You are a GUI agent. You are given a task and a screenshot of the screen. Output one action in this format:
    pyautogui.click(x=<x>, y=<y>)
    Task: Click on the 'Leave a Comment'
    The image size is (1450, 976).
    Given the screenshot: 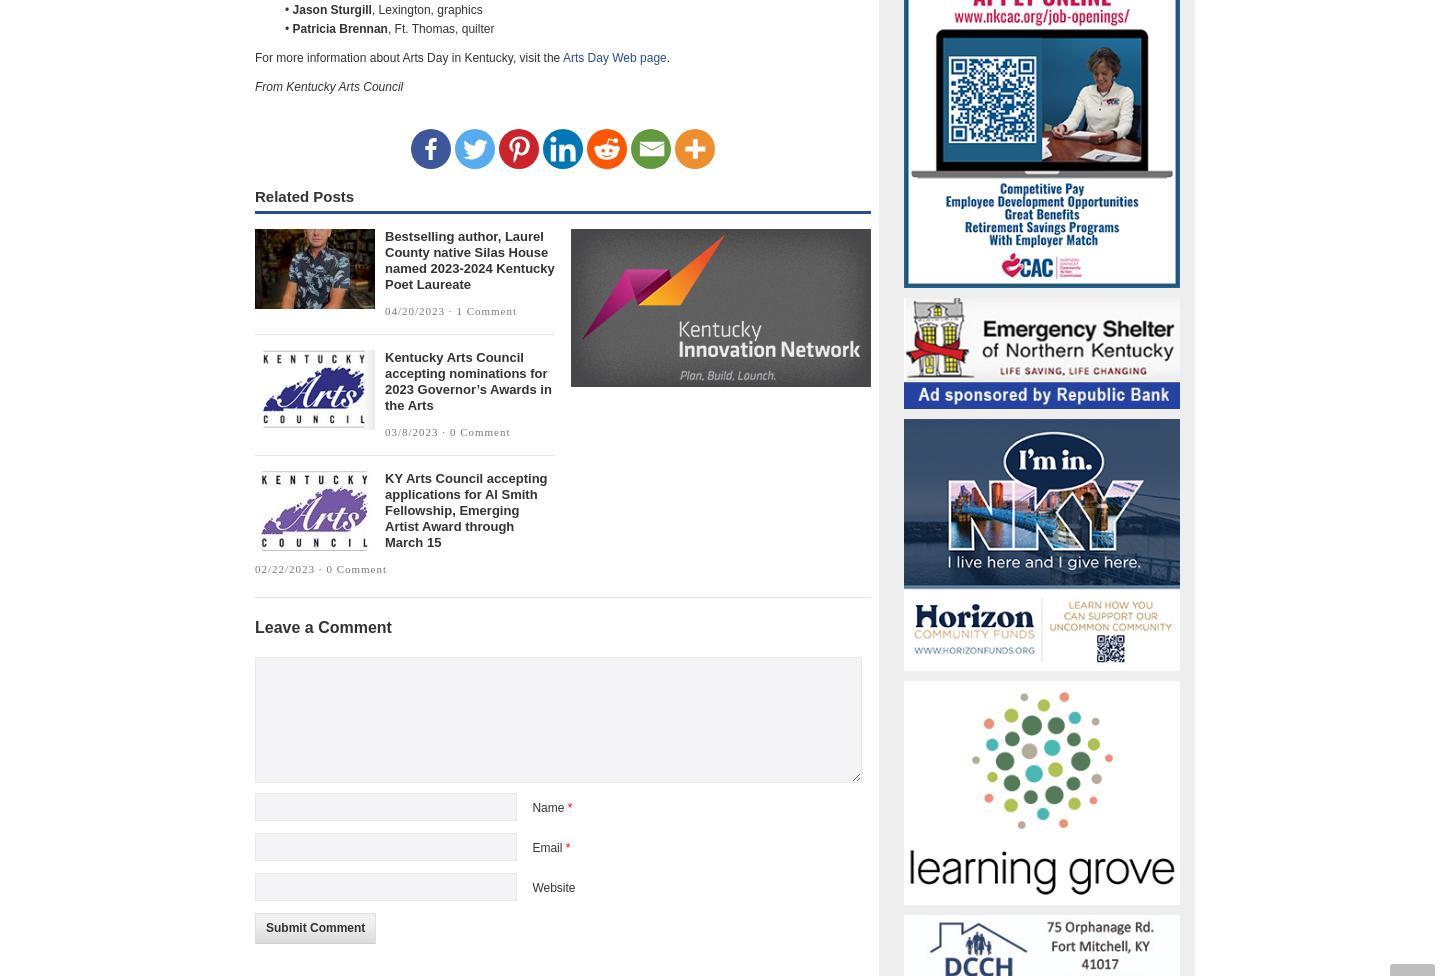 What is the action you would take?
    pyautogui.click(x=323, y=626)
    